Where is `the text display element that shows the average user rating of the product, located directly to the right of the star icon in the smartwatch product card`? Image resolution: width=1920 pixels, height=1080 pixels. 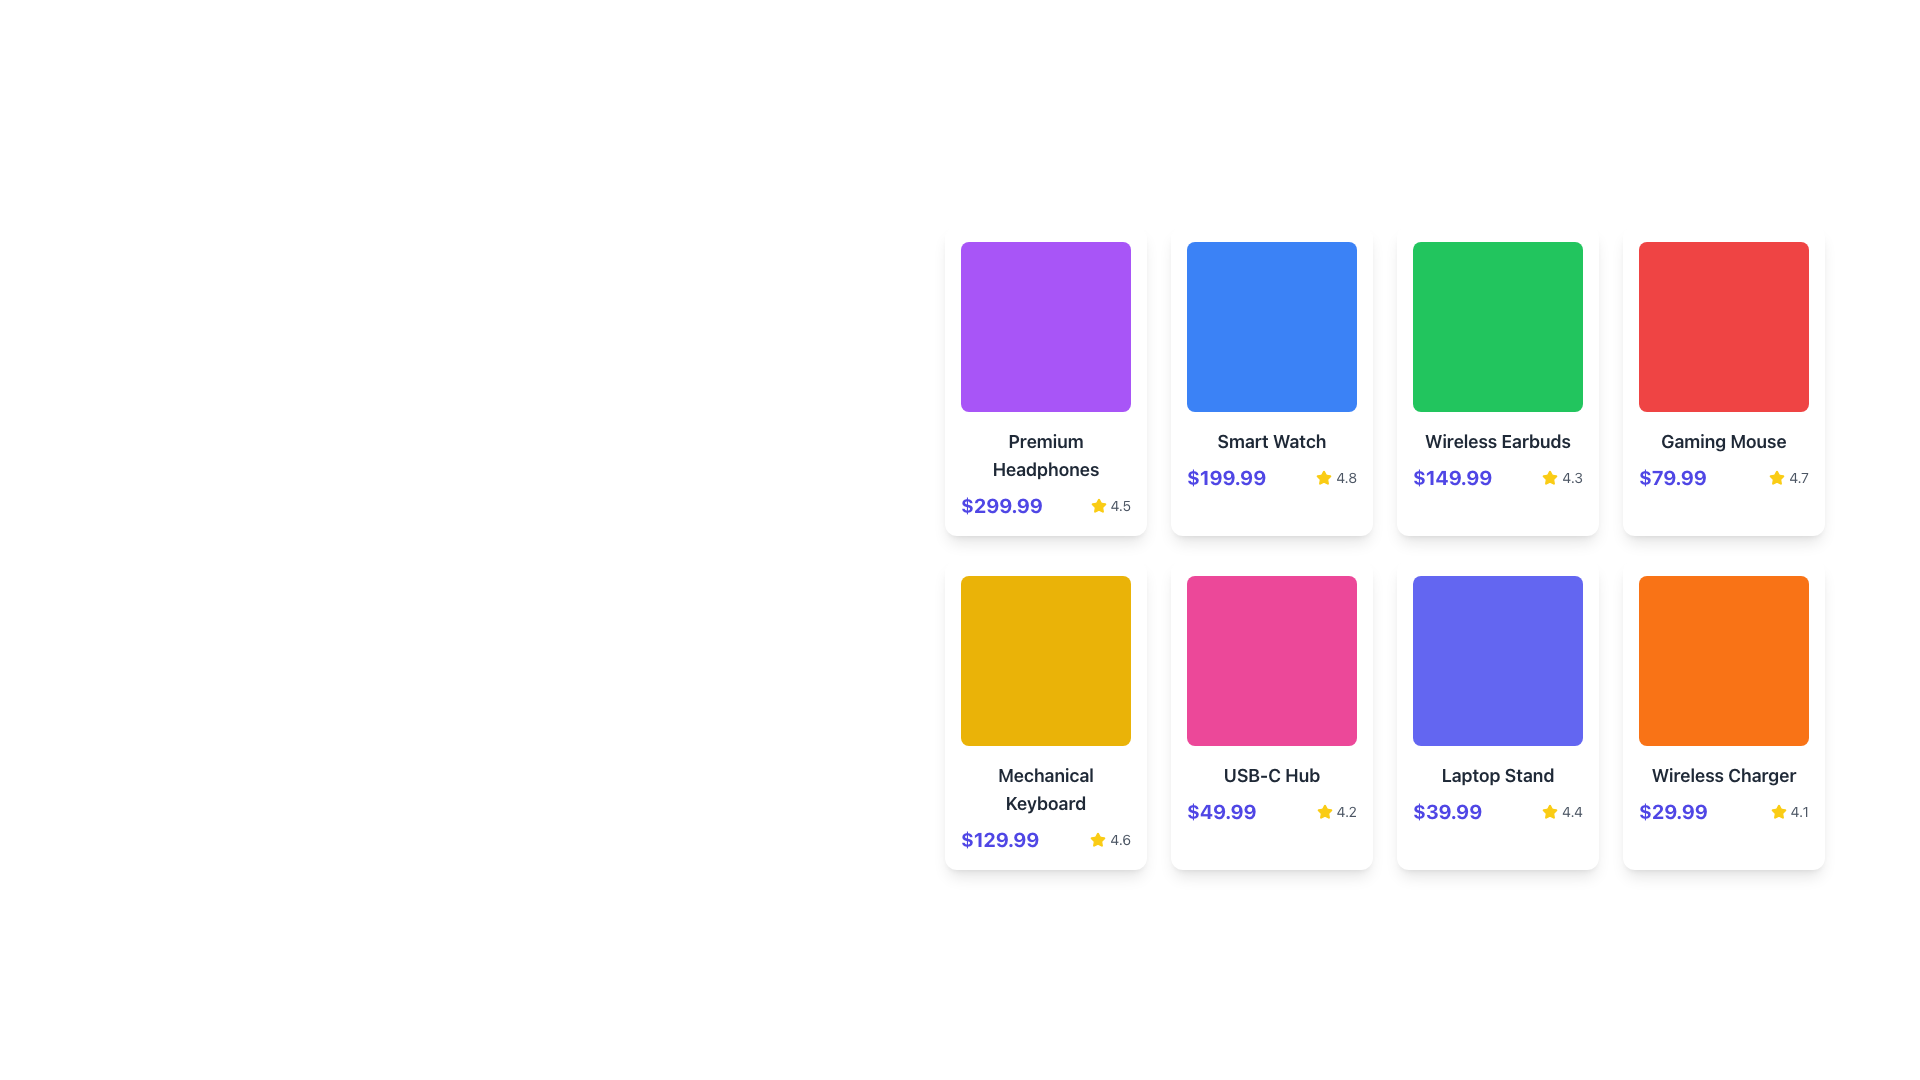 the text display element that shows the average user rating of the product, located directly to the right of the star icon in the smartwatch product card is located at coordinates (1346, 478).